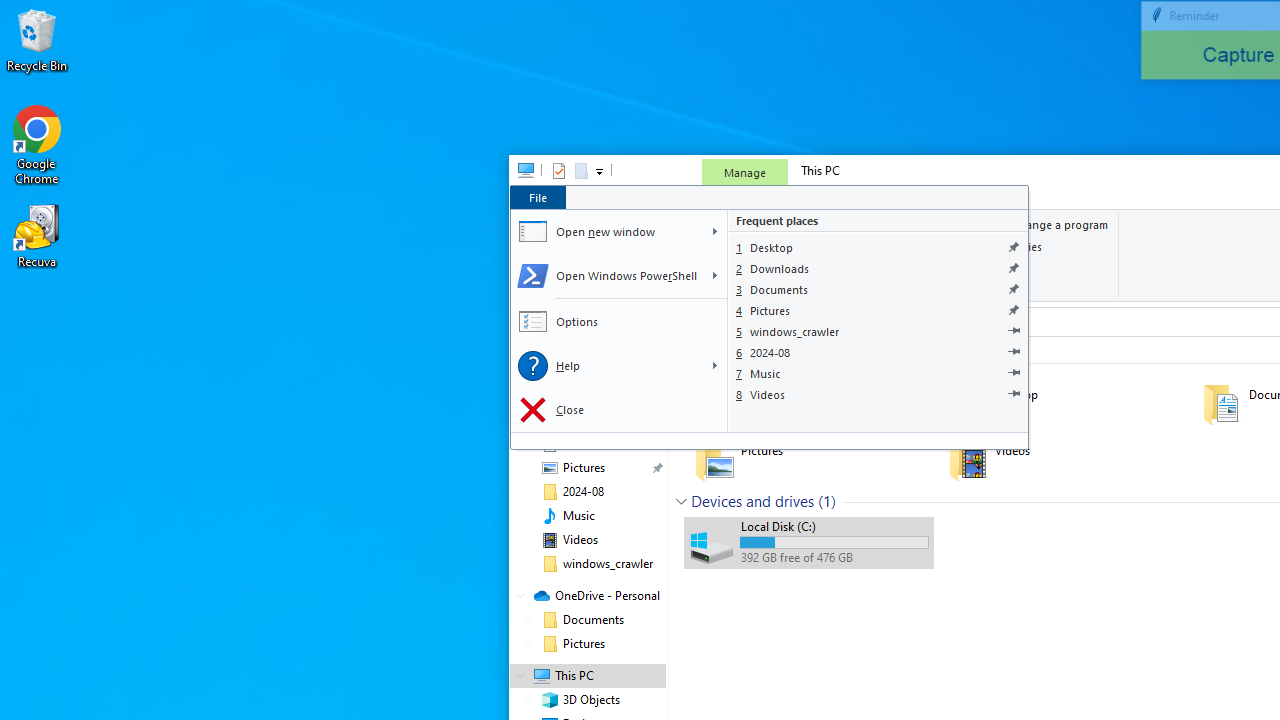  I want to click on 'File tab', so click(537, 197).